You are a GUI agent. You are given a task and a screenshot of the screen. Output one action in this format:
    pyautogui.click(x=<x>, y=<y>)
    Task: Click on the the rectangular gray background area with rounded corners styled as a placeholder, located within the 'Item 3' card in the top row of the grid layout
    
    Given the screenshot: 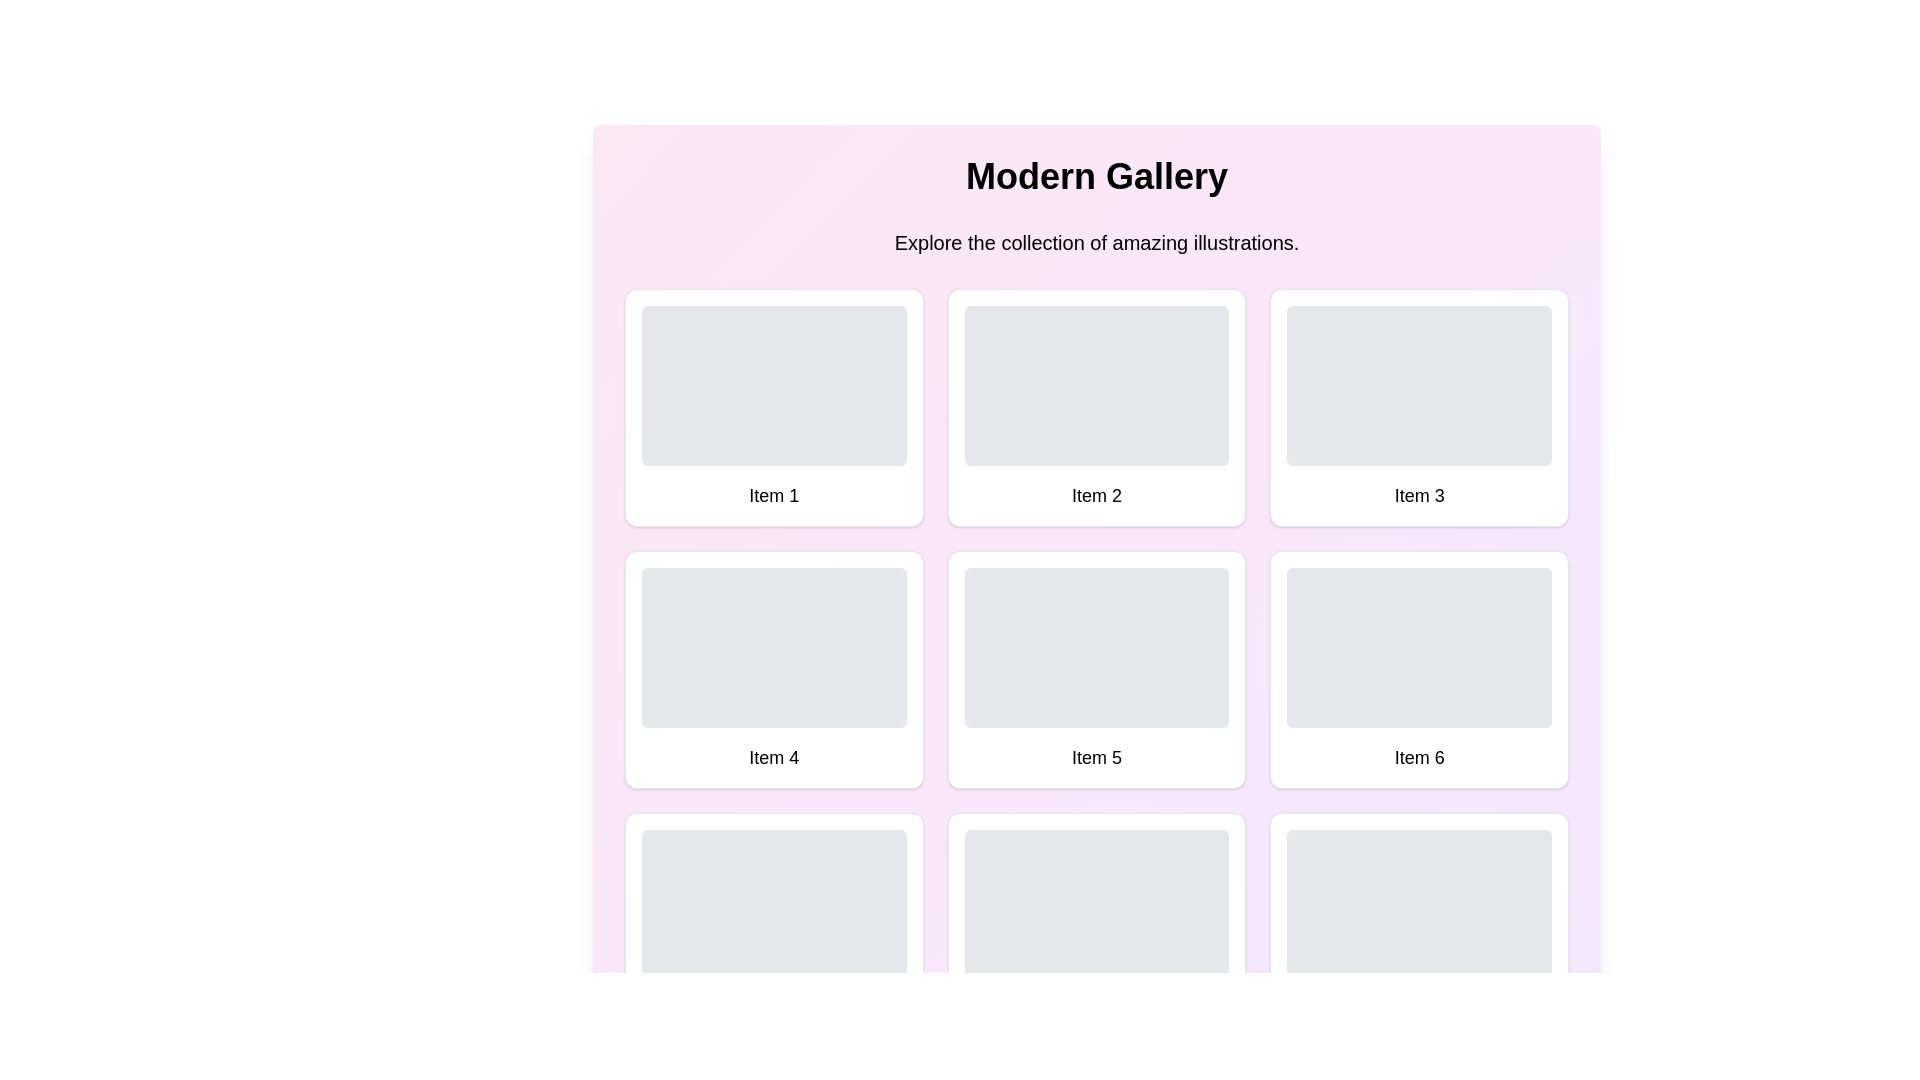 What is the action you would take?
    pyautogui.click(x=1418, y=385)
    